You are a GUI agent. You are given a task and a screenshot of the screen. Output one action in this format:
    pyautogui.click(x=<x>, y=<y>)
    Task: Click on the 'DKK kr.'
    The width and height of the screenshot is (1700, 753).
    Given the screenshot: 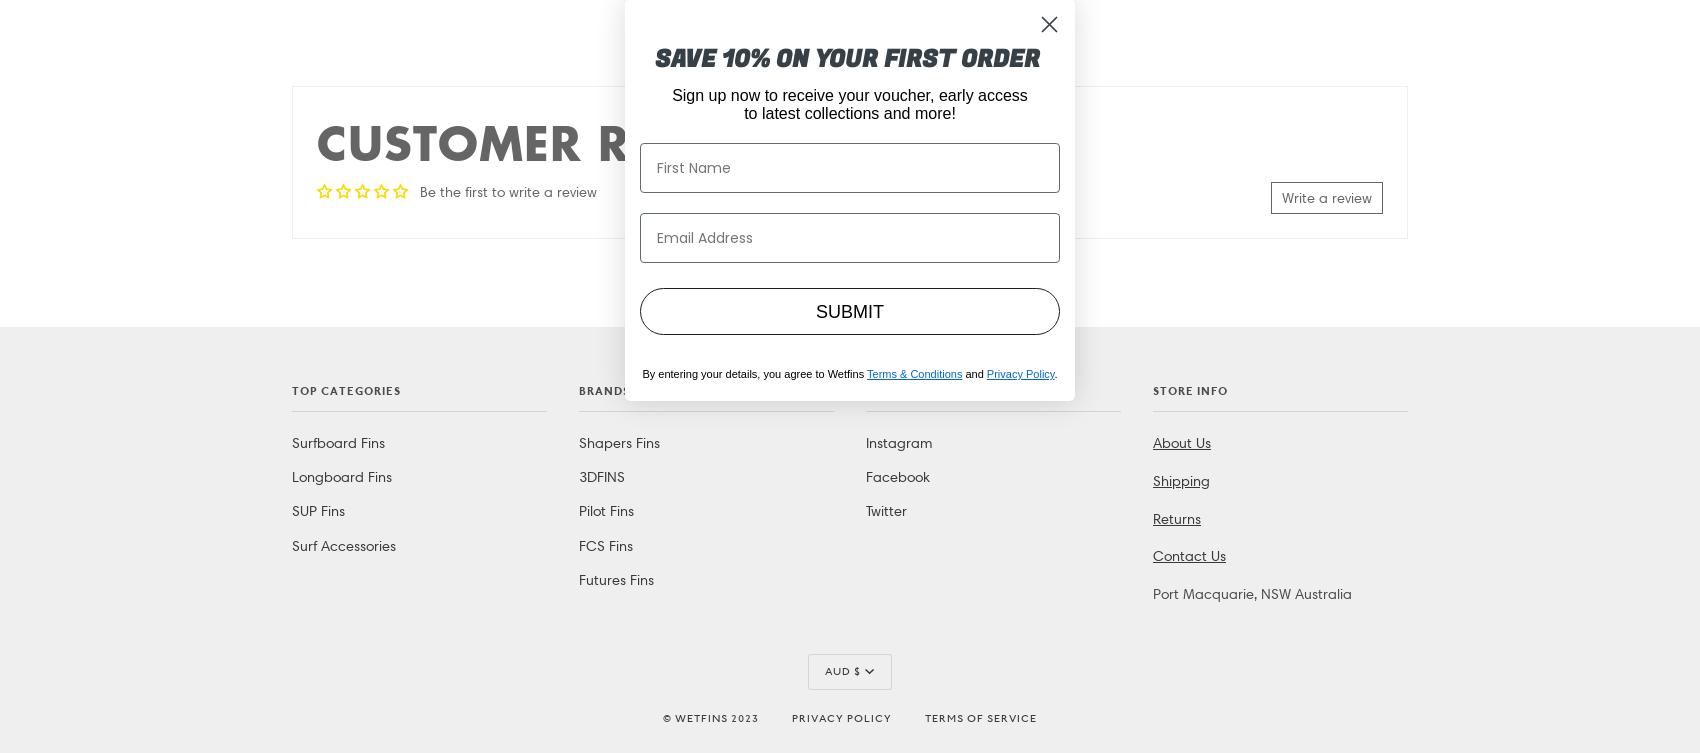 What is the action you would take?
    pyautogui.click(x=846, y=344)
    